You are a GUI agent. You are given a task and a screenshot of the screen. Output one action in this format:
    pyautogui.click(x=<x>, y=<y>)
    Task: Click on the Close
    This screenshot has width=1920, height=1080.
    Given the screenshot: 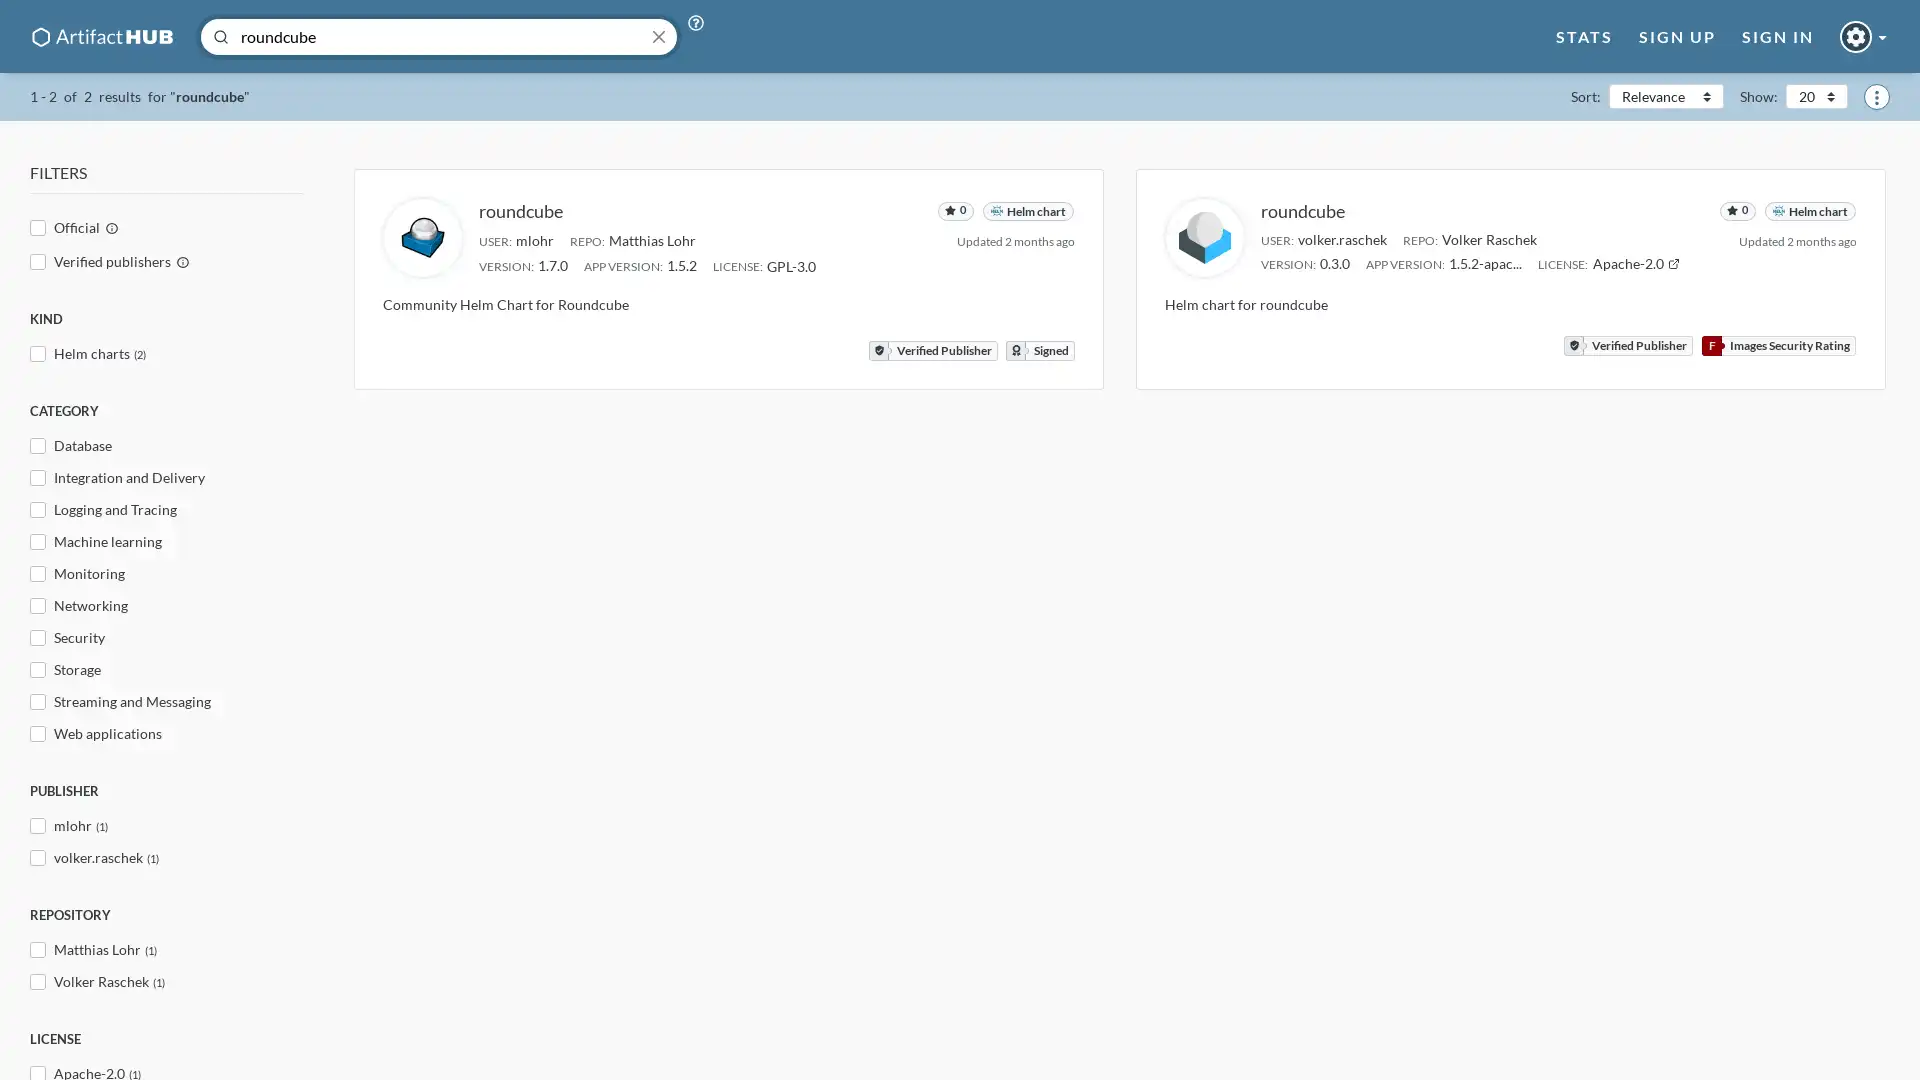 What is the action you would take?
    pyautogui.click(x=658, y=35)
    